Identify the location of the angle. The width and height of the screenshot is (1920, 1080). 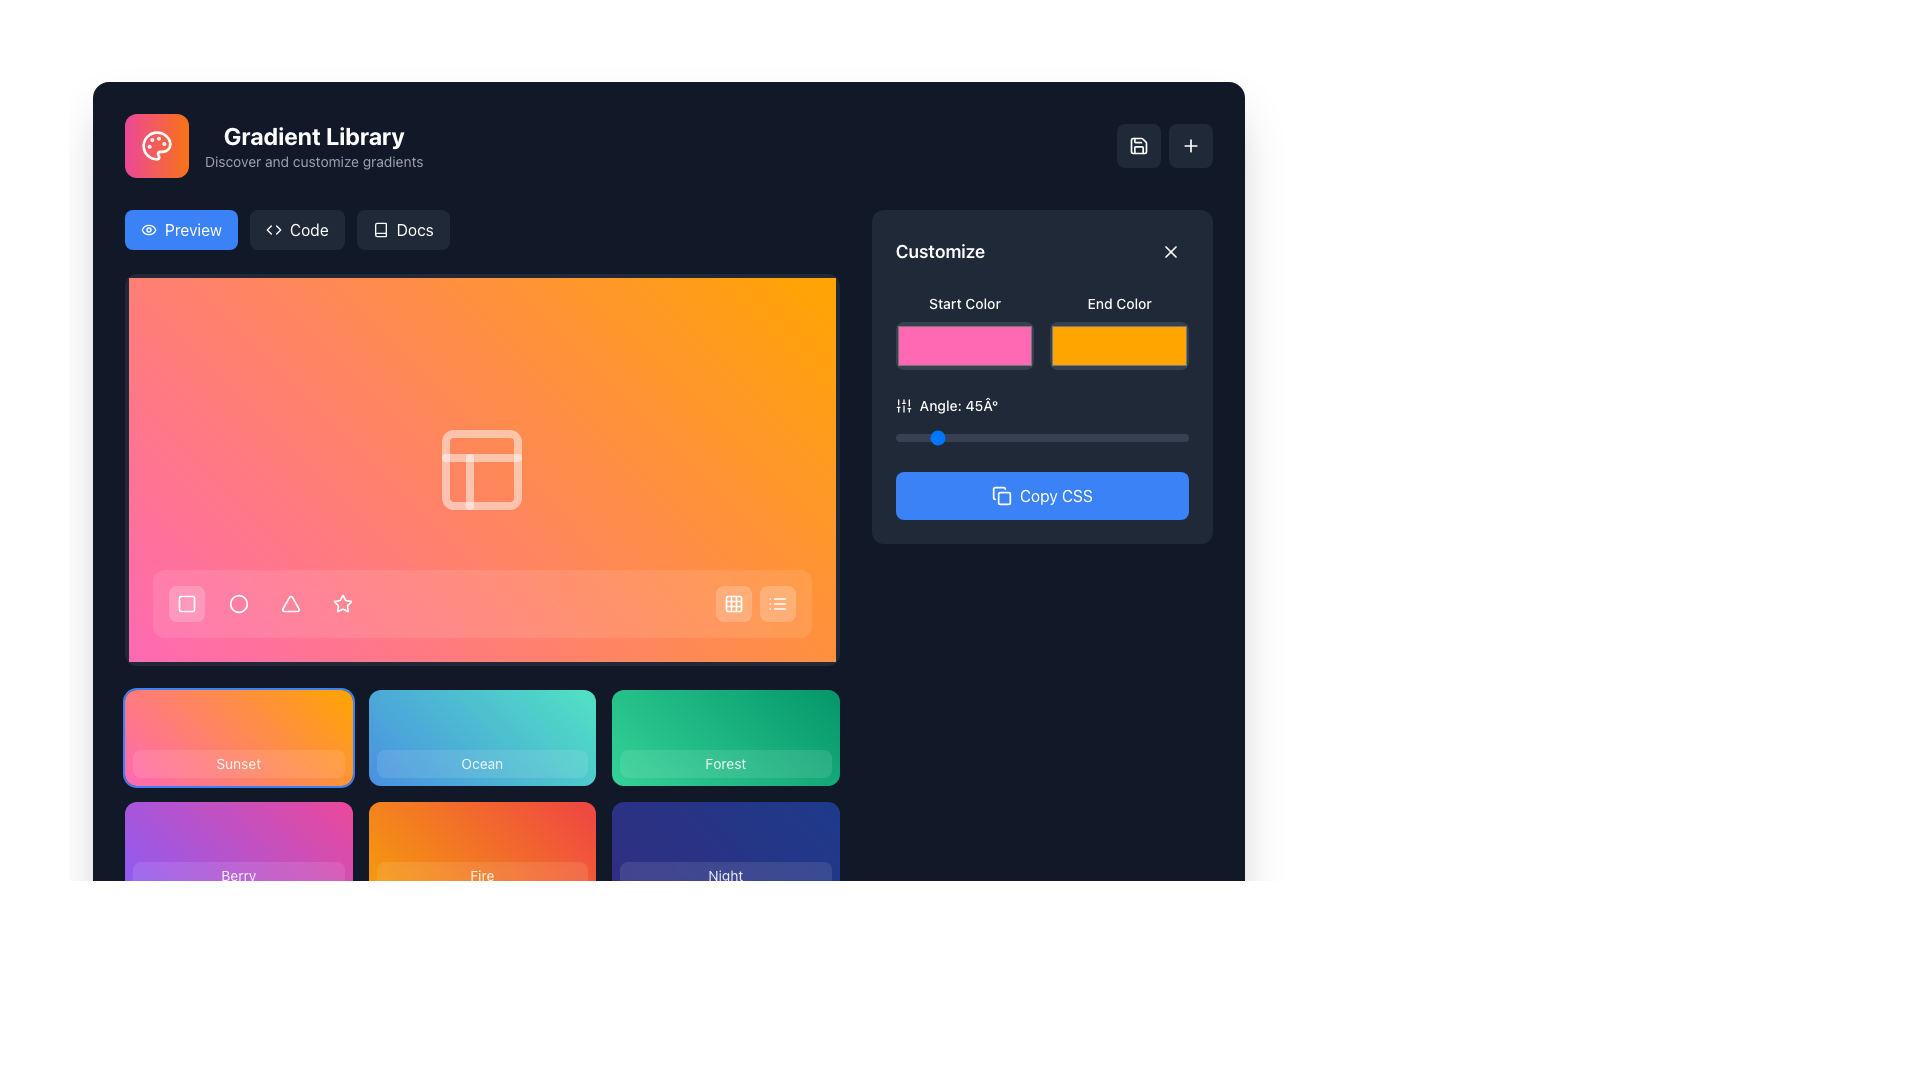
(928, 437).